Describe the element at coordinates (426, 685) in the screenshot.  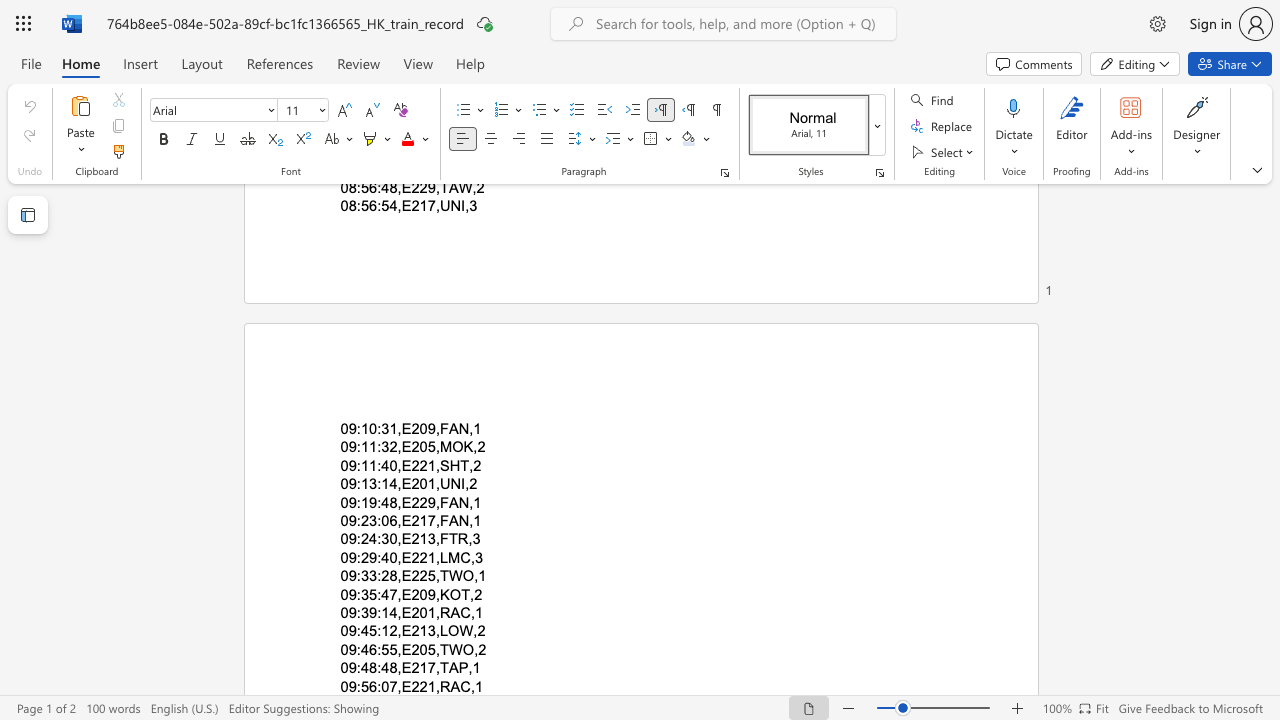
I see `the subset text "1,RAC," within the text "09:56:07,E221,RAC,1"` at that location.